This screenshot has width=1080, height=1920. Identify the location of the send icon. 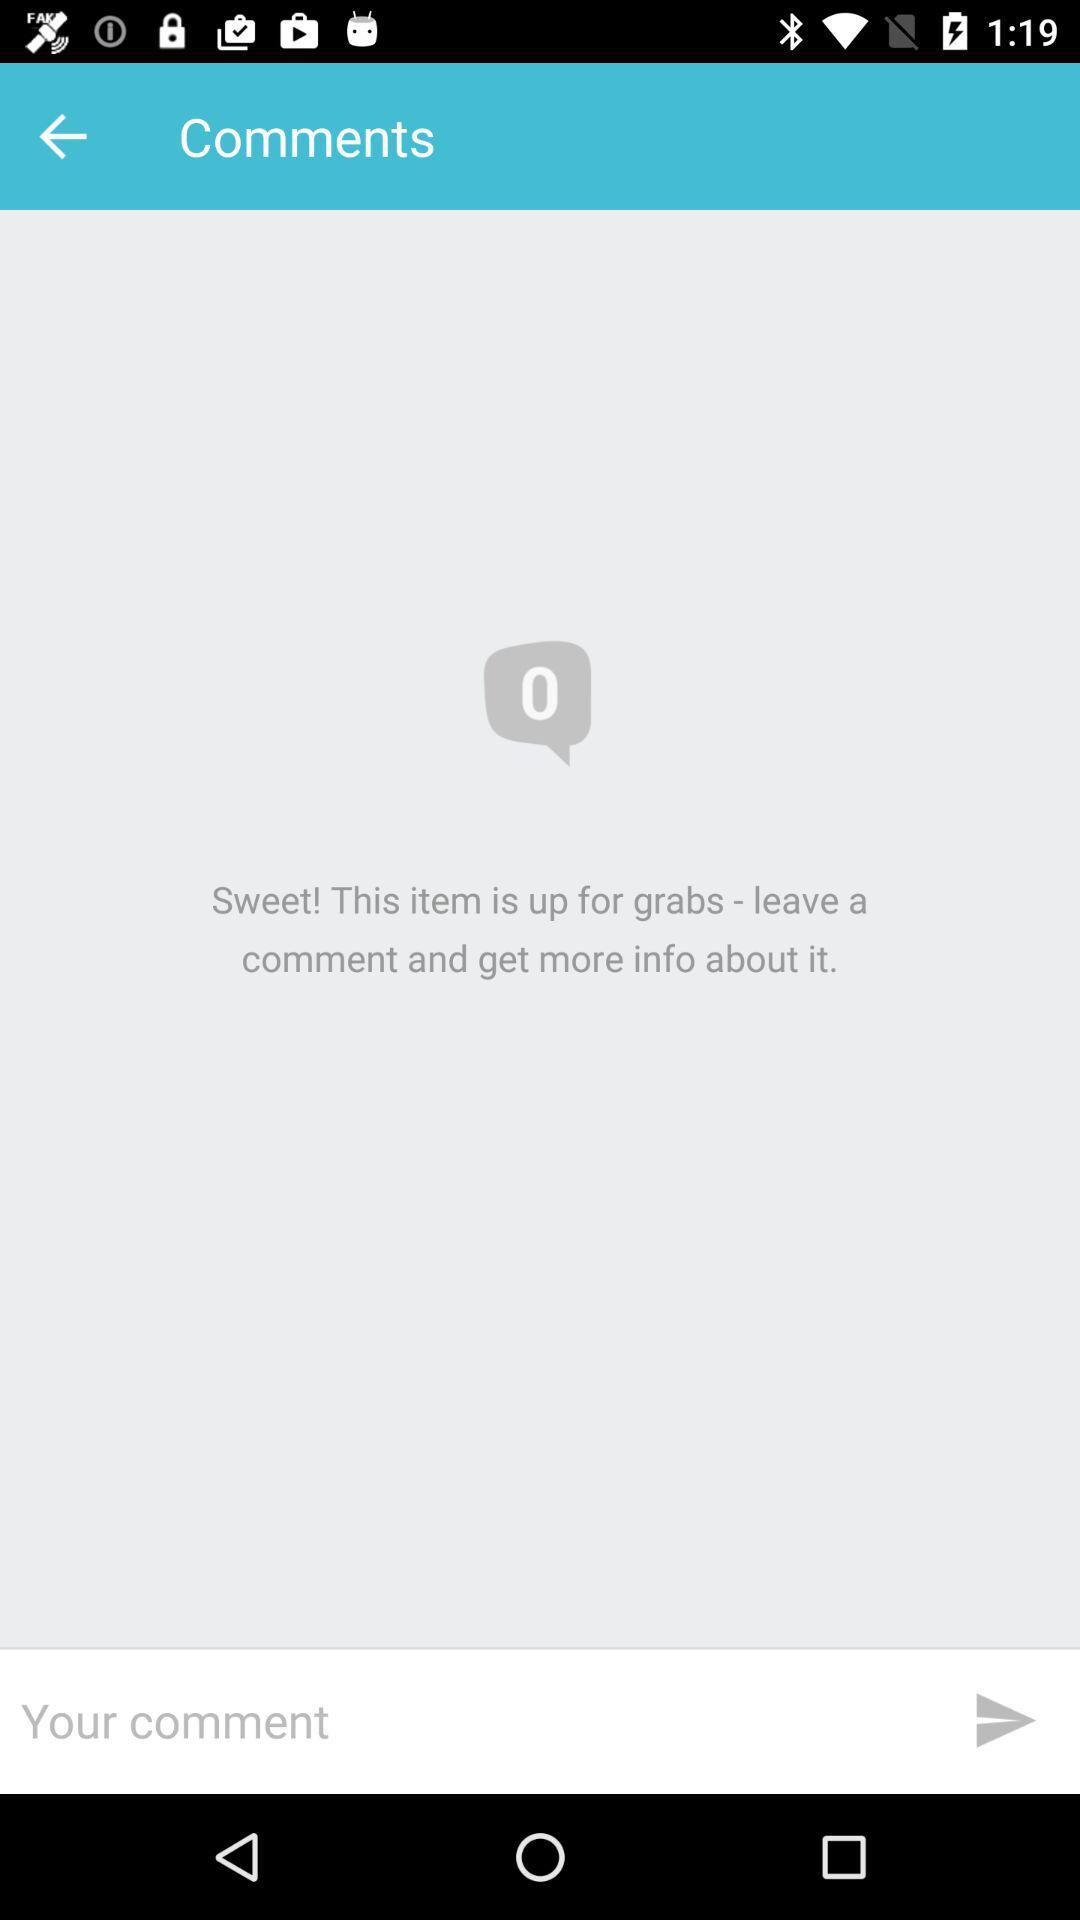
(1006, 1719).